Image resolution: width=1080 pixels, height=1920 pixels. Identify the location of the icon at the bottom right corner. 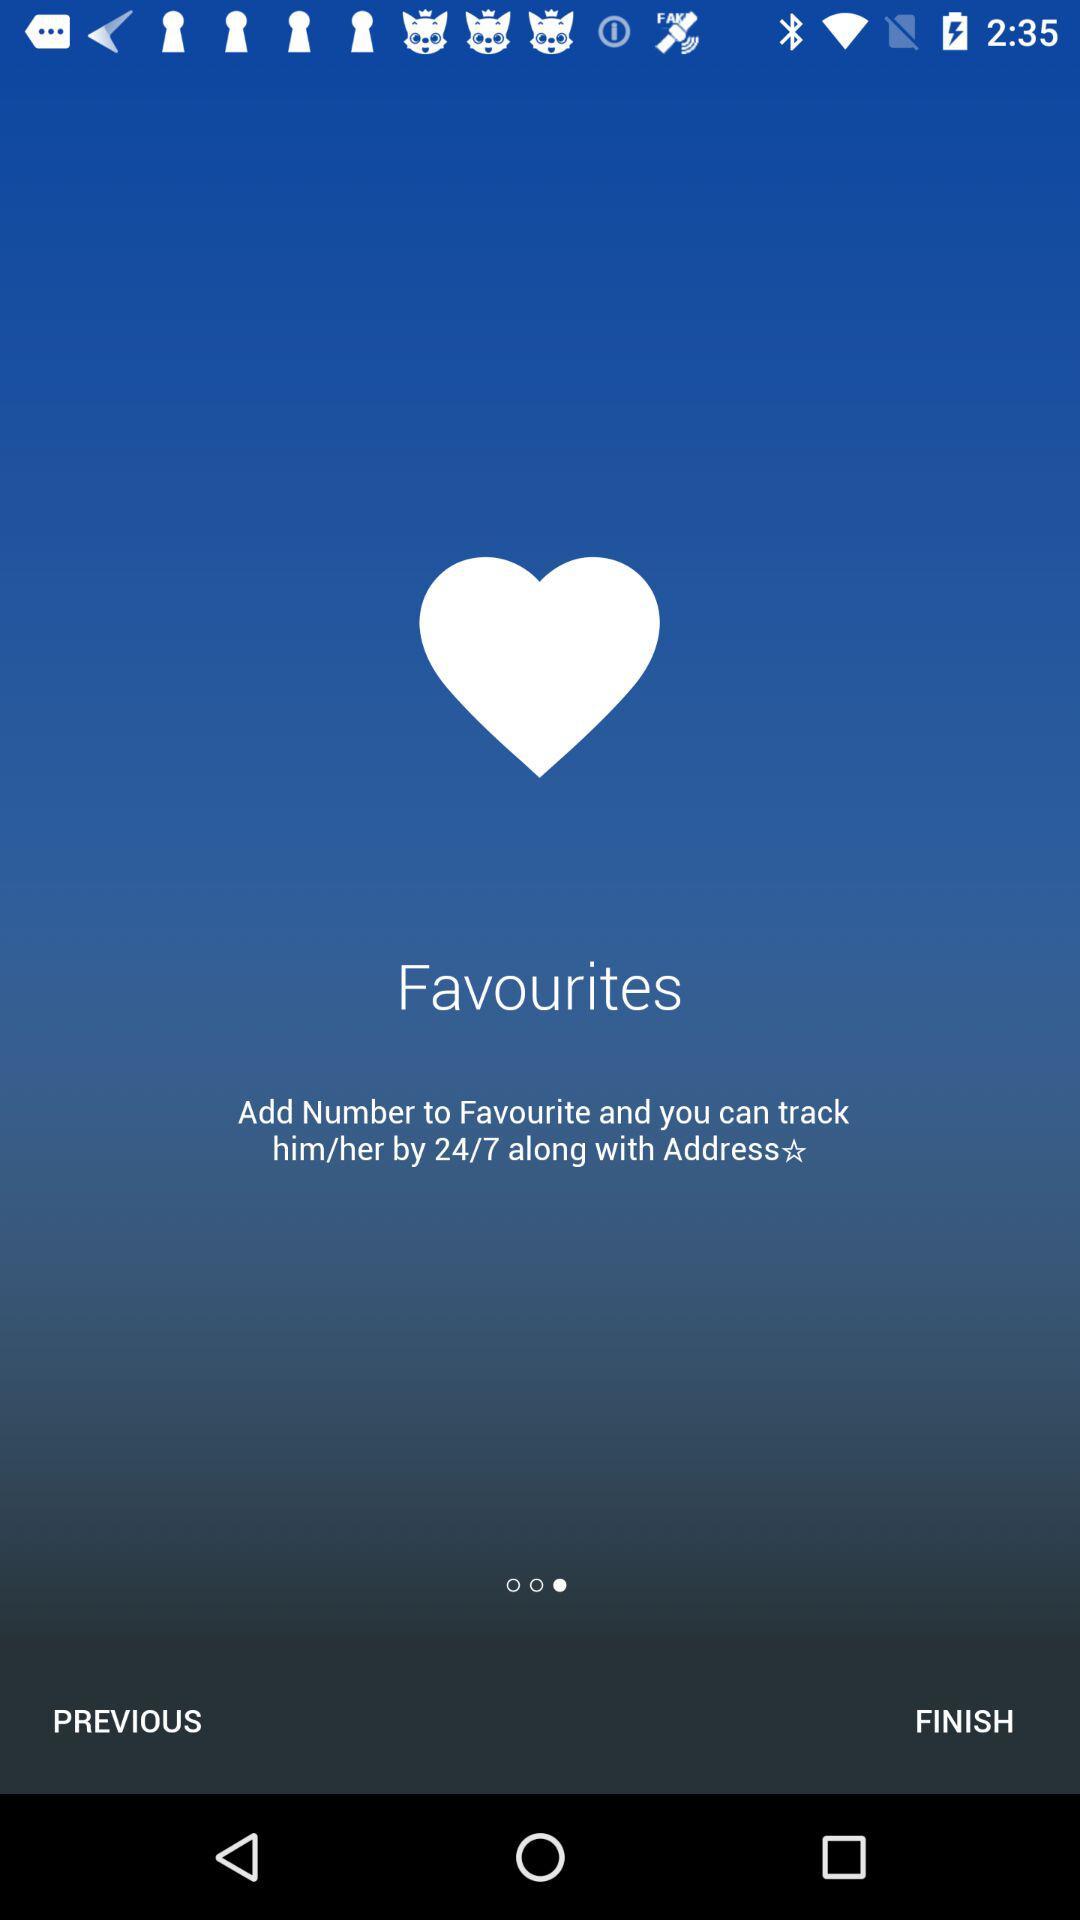
(963, 1719).